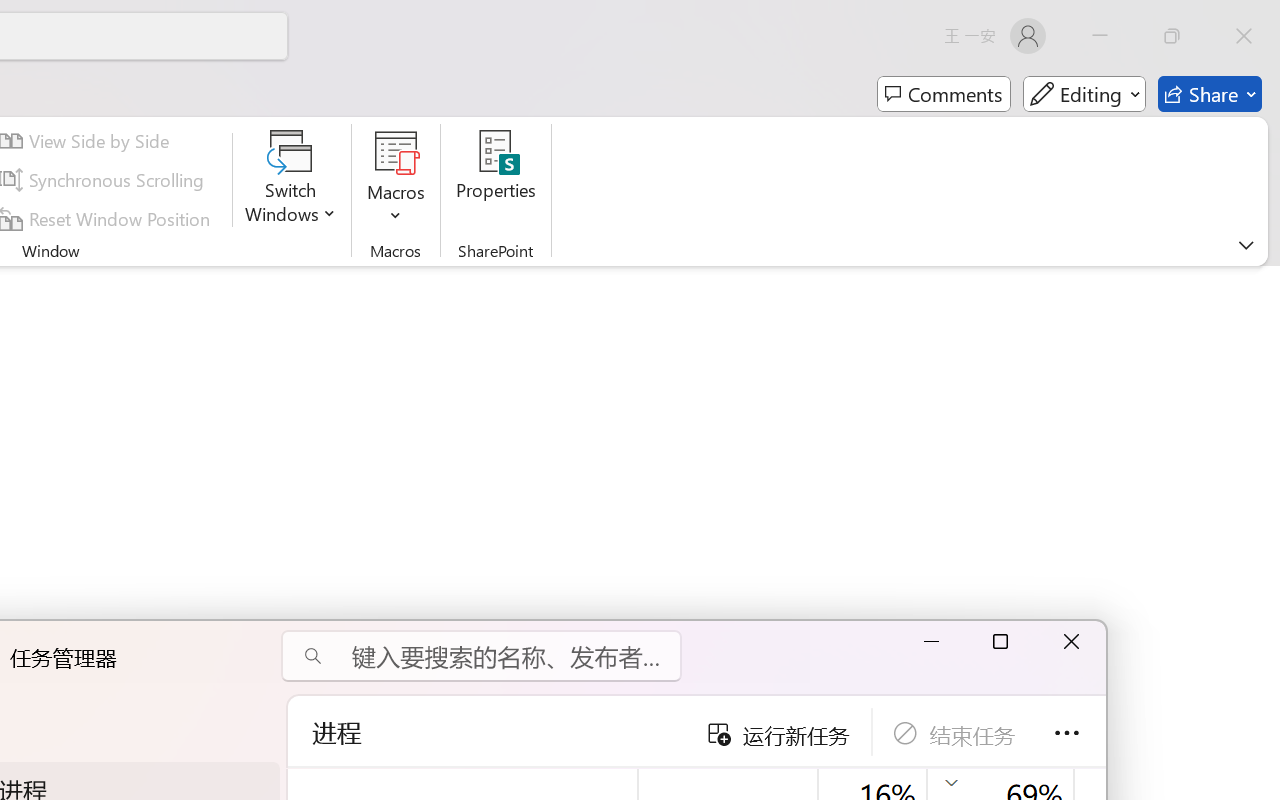 The width and height of the screenshot is (1280, 800). Describe the element at coordinates (396, 179) in the screenshot. I see `'Macros'` at that location.